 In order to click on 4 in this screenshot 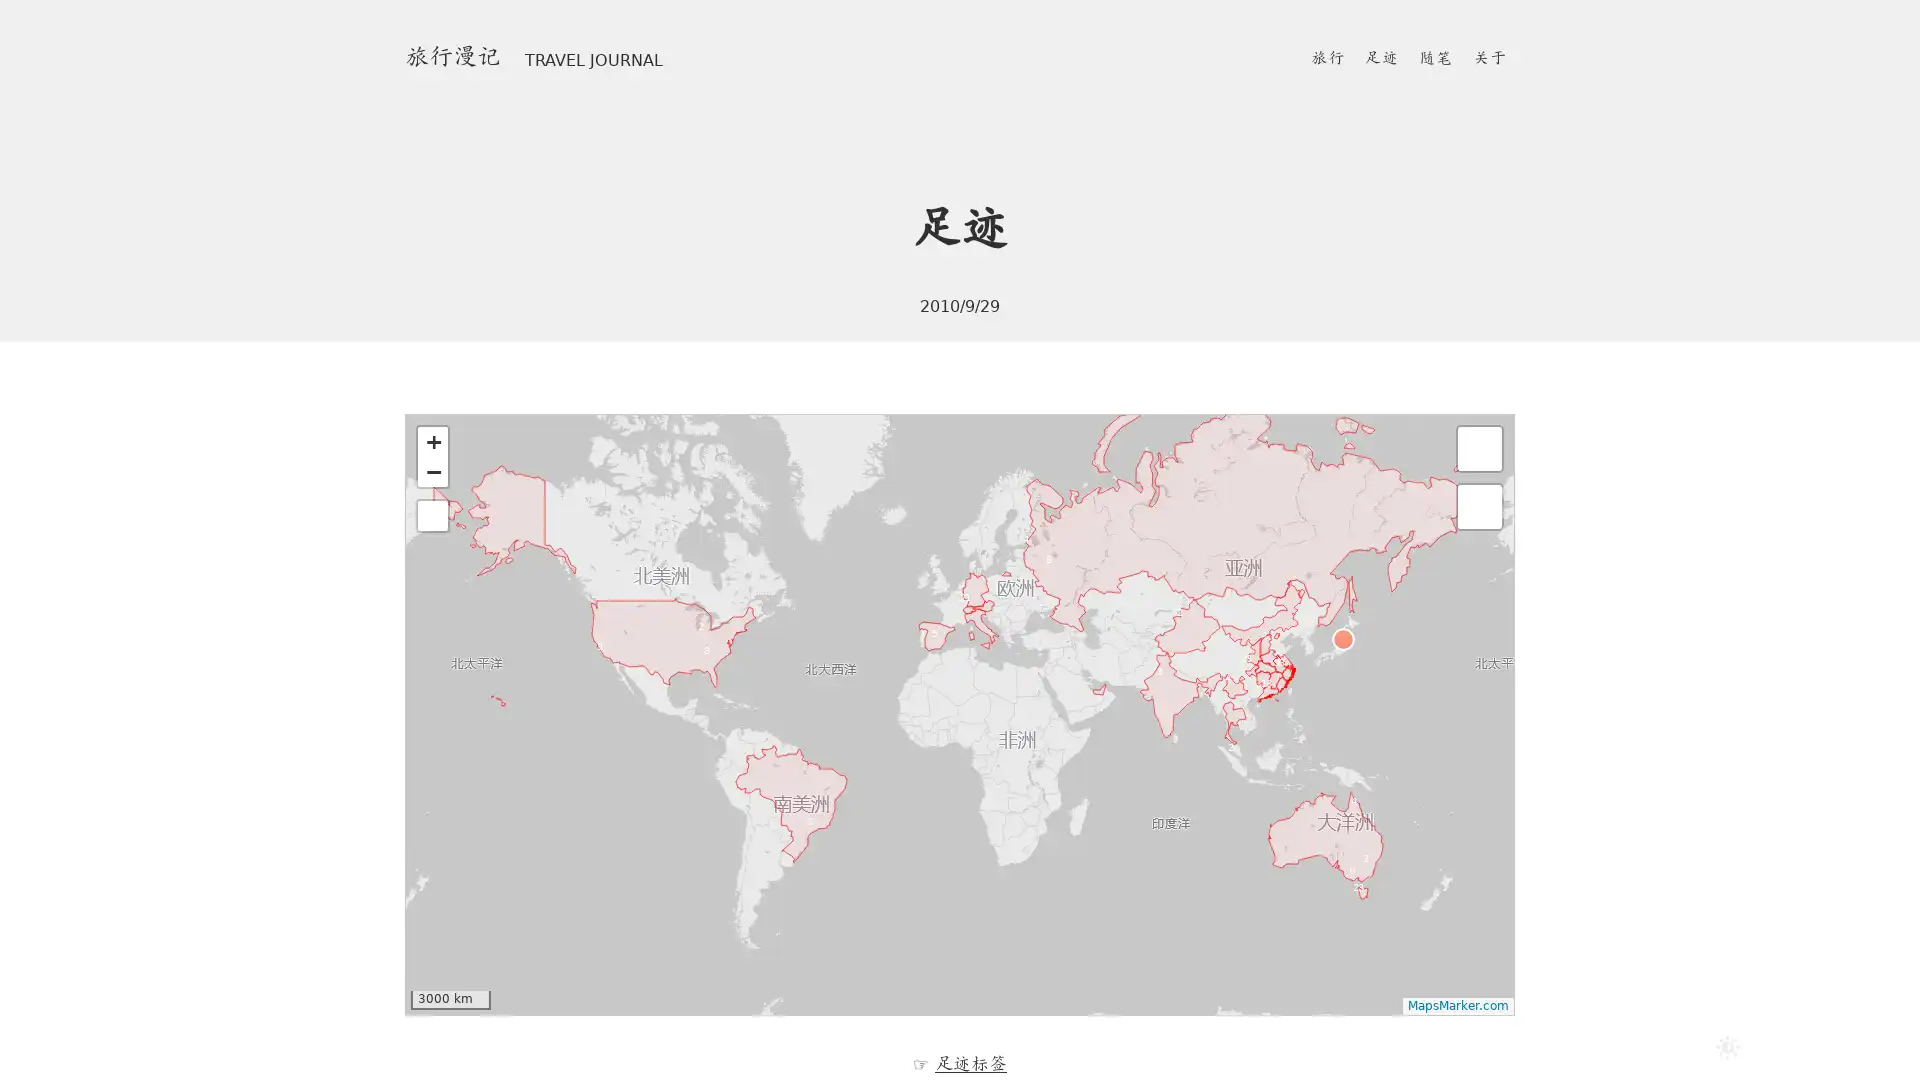, I will do `click(1233, 684)`.